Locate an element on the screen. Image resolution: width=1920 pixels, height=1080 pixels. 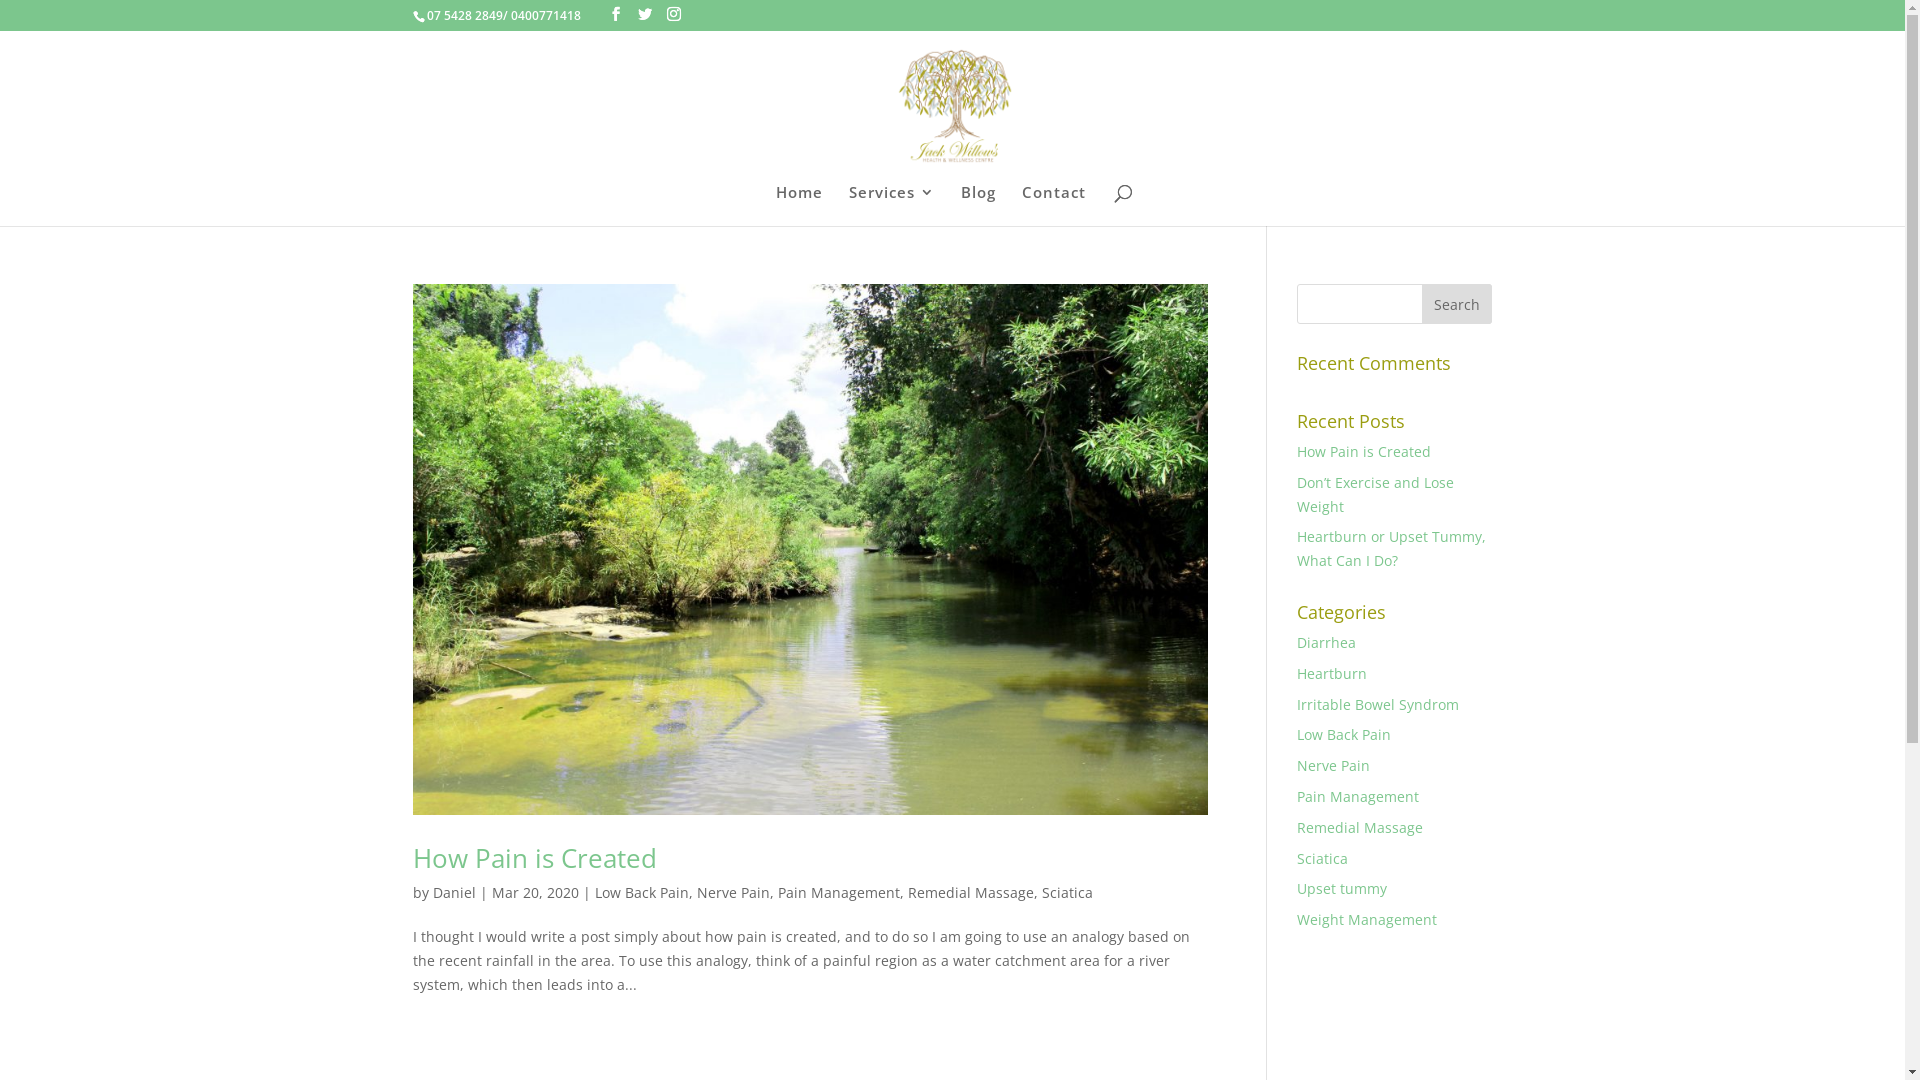
'Remedial Massage' is located at coordinates (970, 891).